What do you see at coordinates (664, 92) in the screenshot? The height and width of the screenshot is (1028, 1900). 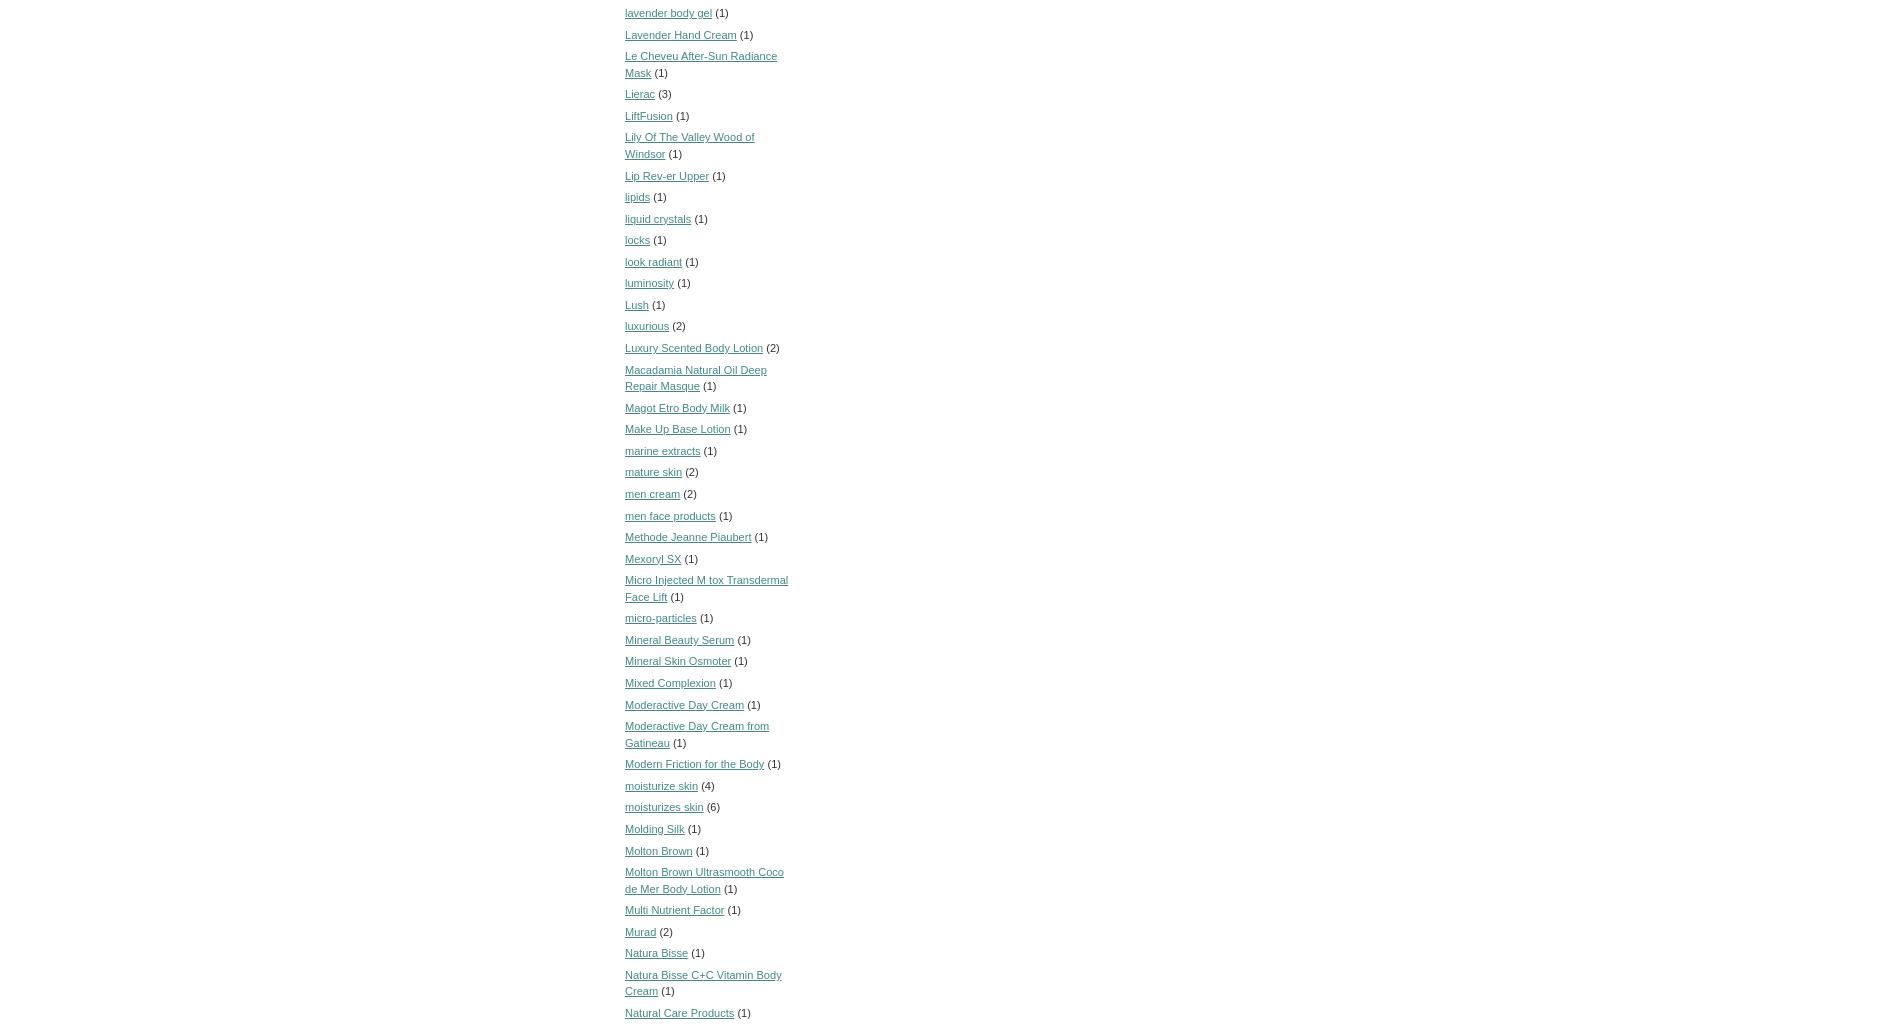 I see `'(3)'` at bounding box center [664, 92].